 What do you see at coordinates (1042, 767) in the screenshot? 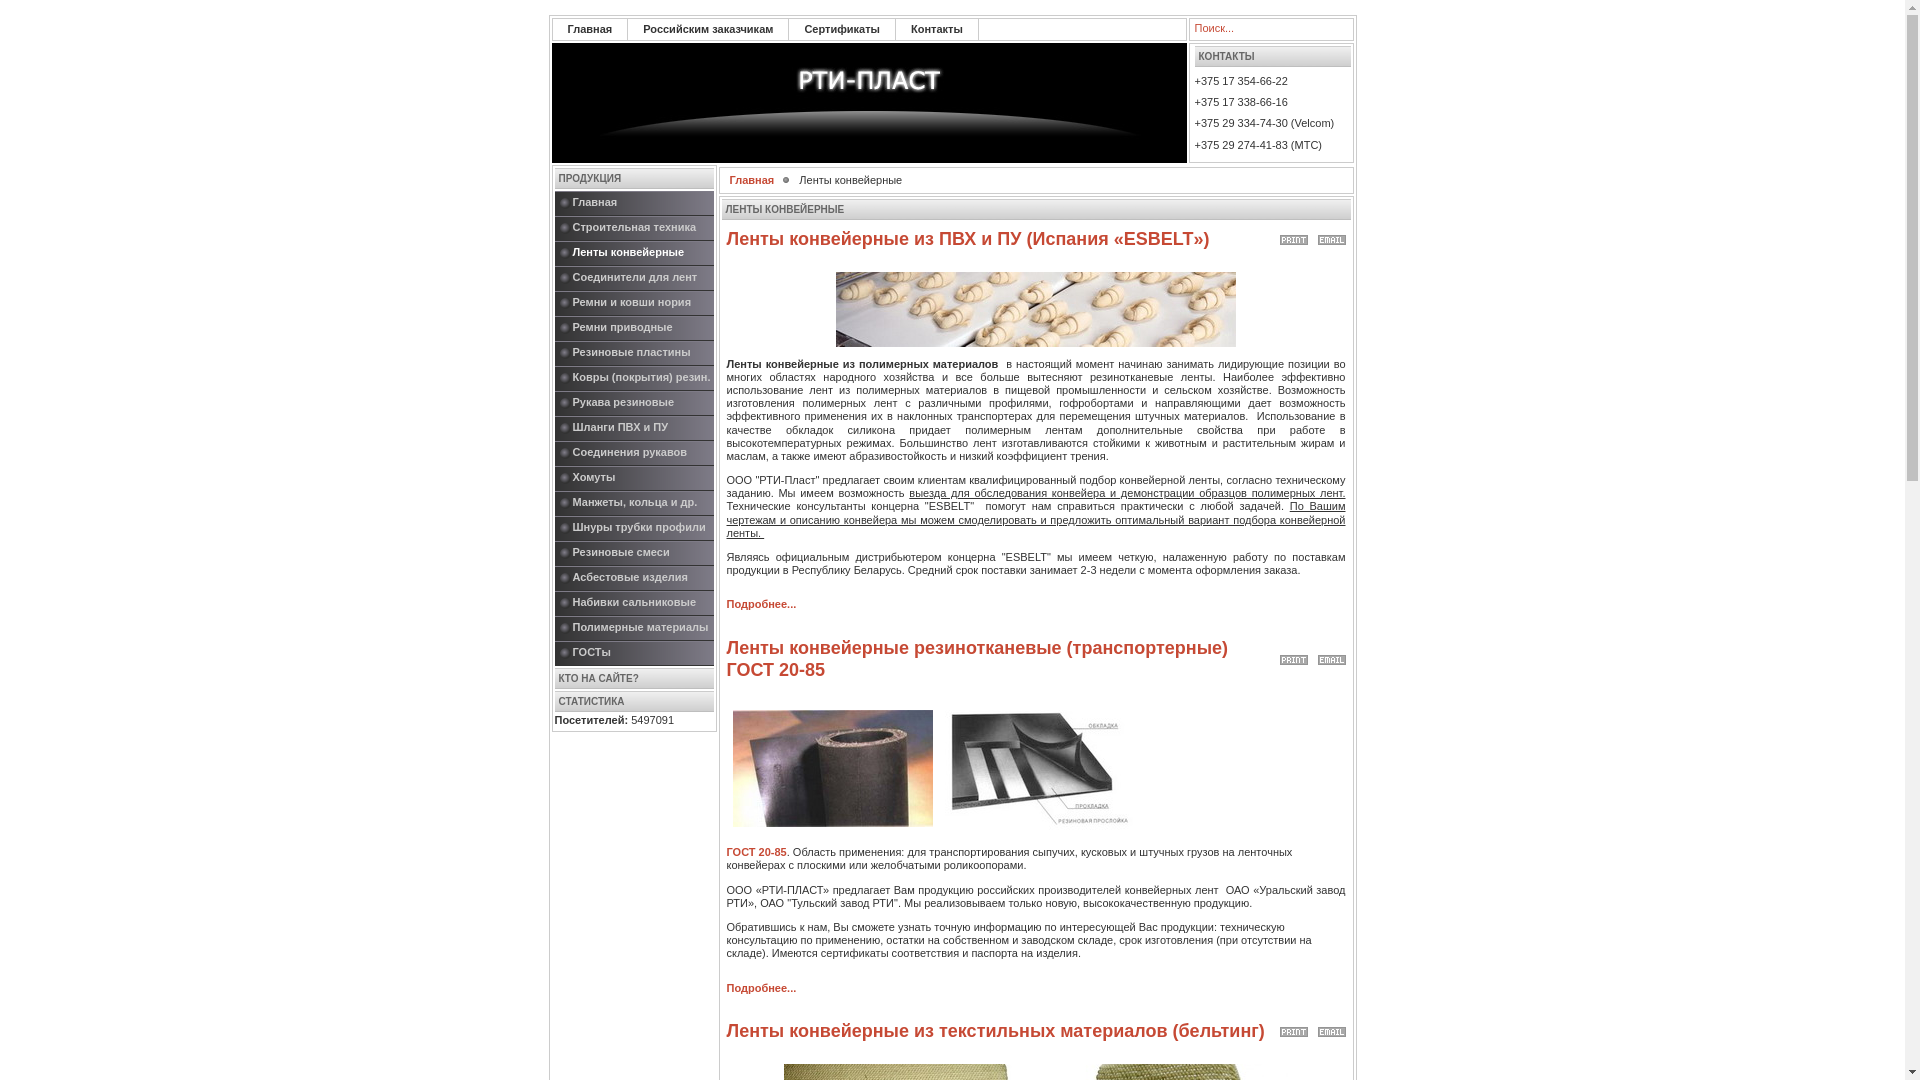
I see `'Image'` at bounding box center [1042, 767].